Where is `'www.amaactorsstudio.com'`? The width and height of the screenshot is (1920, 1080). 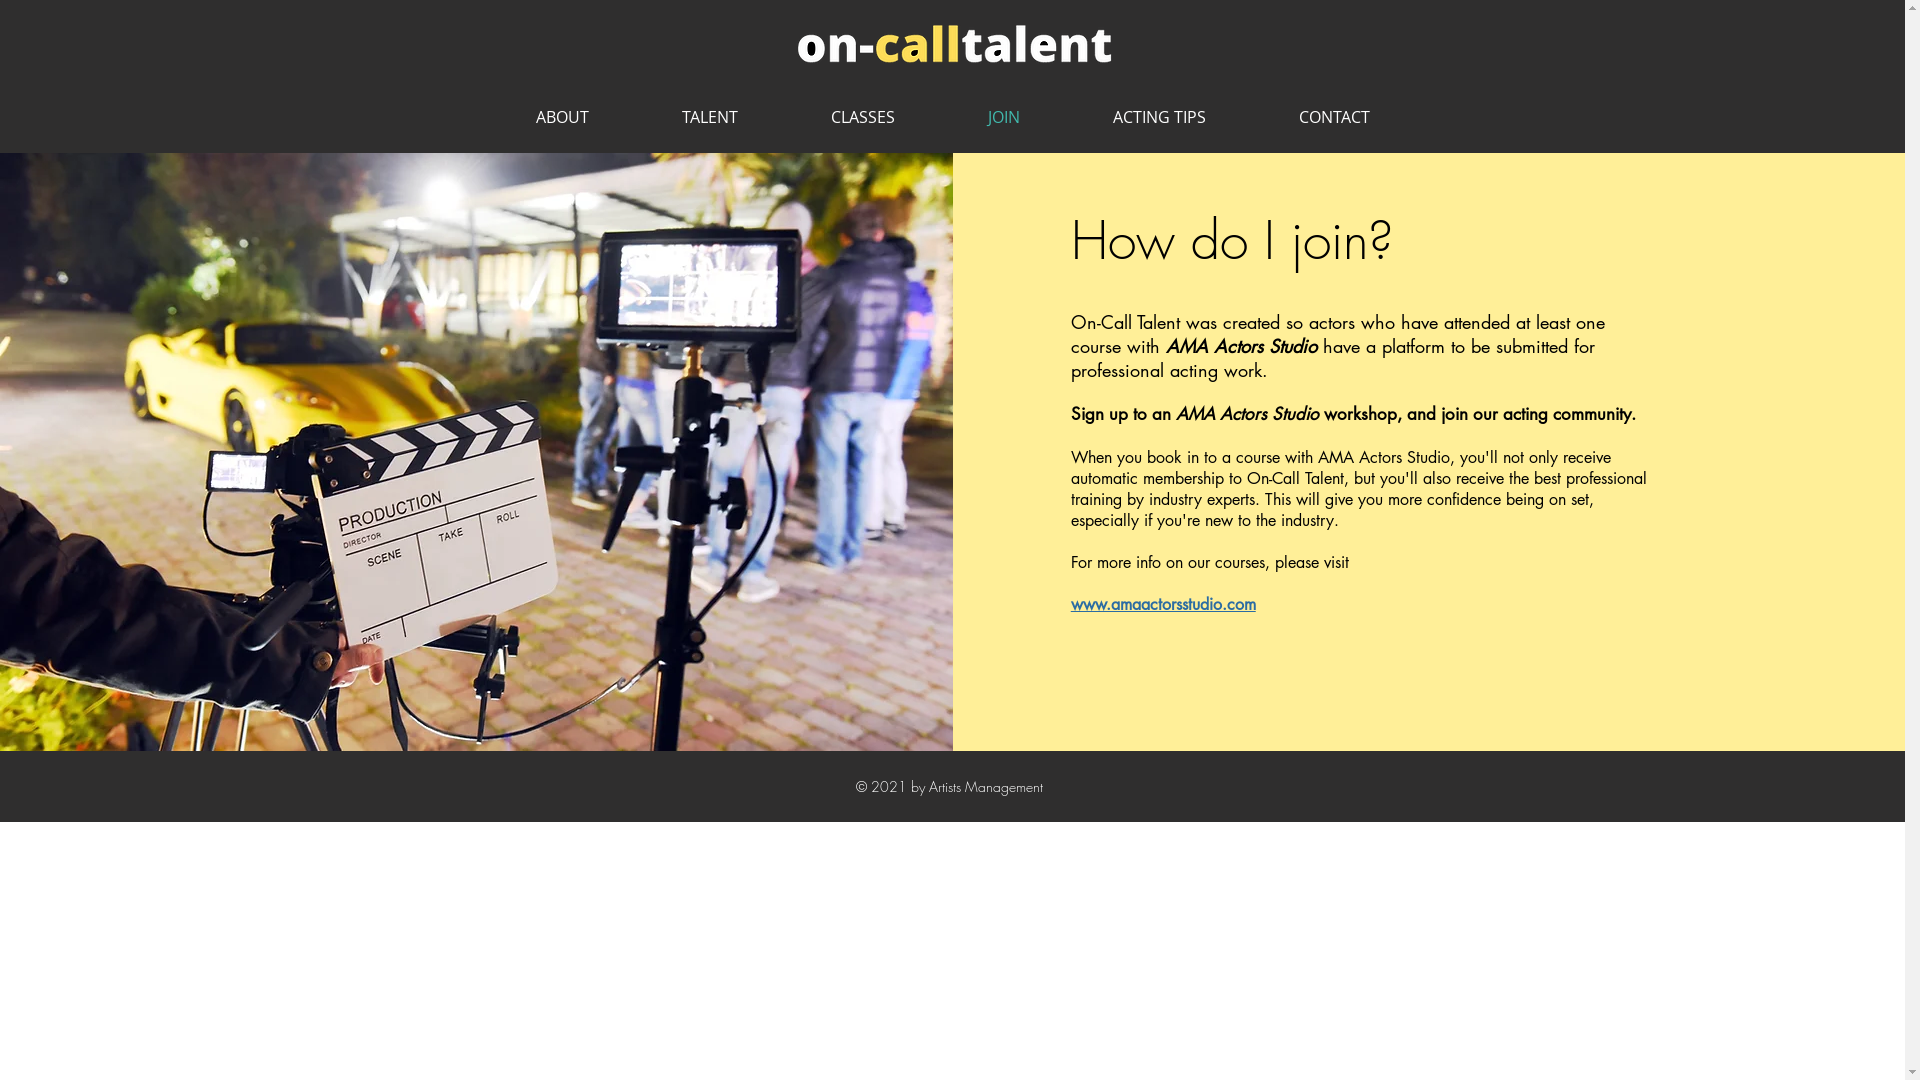 'www.amaactorsstudio.com' is located at coordinates (1069, 603).